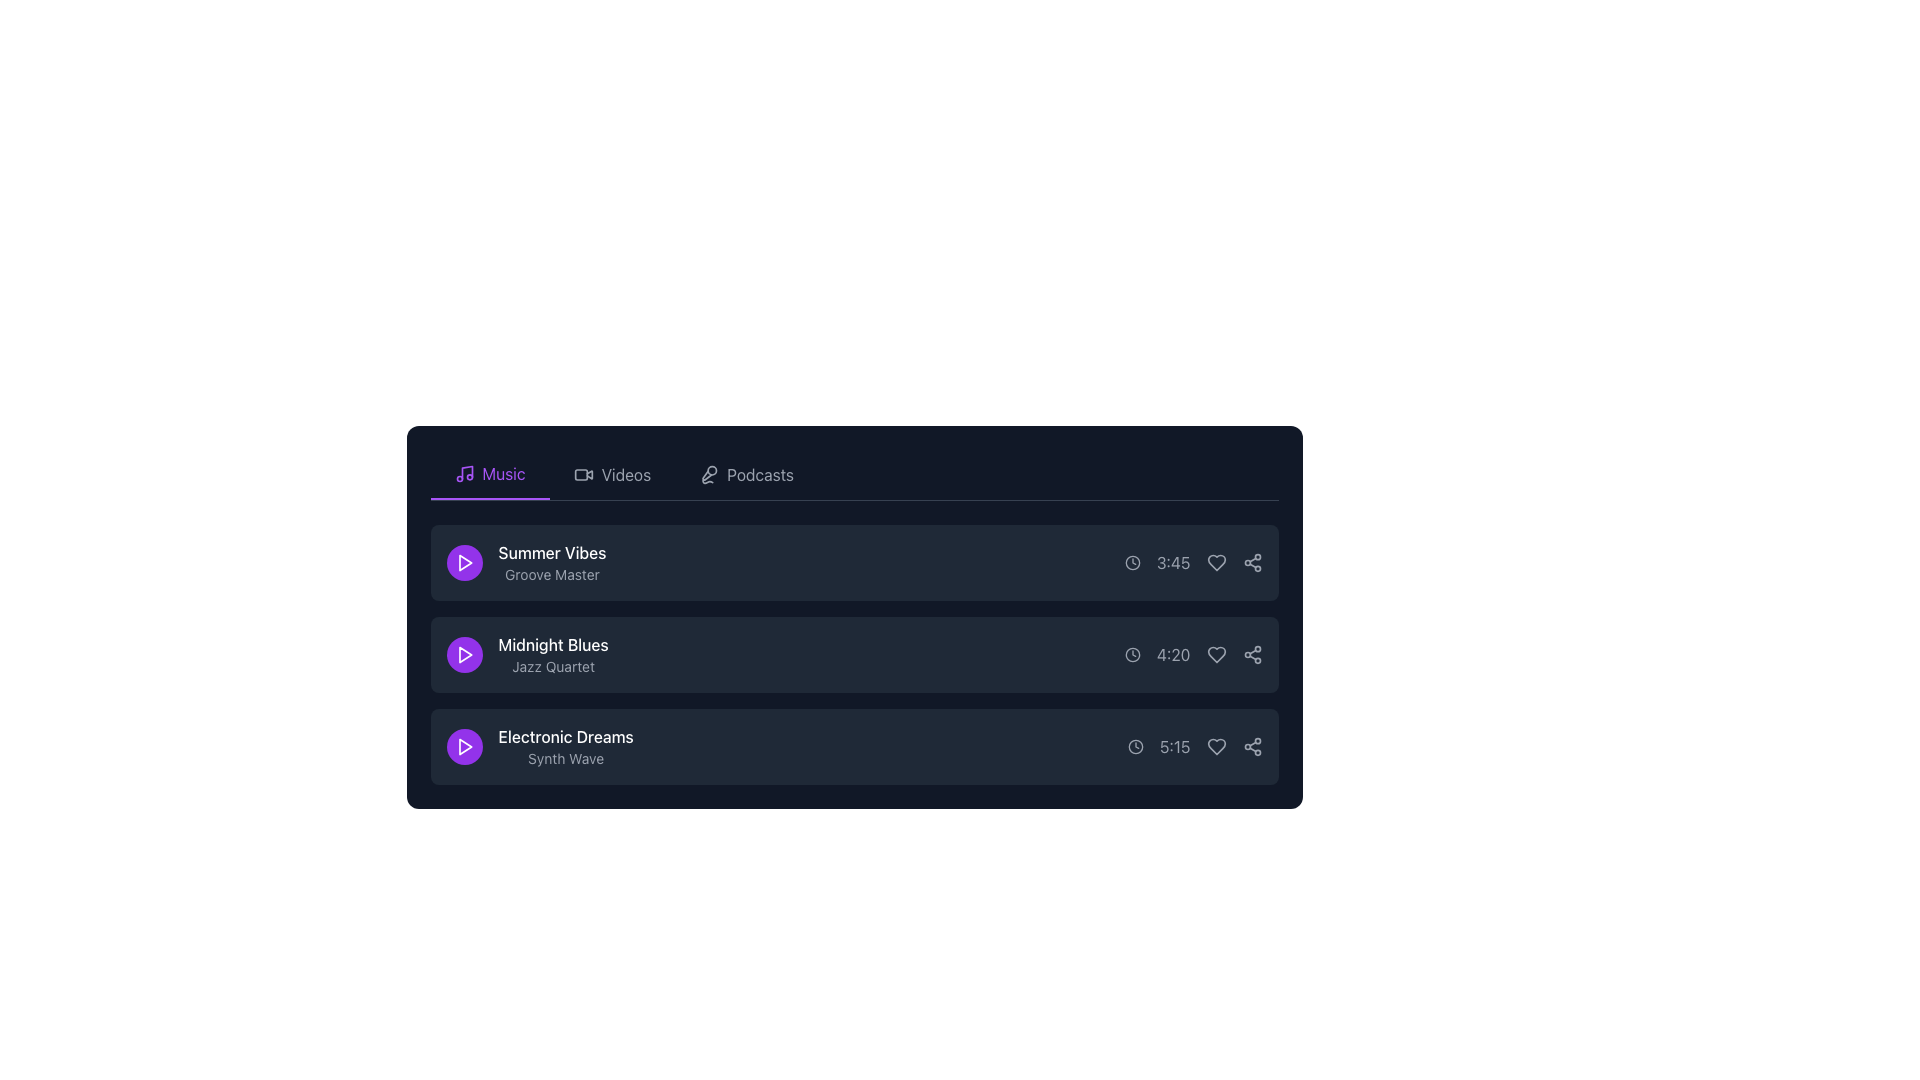 This screenshot has width=1920, height=1080. I want to click on the clock icon, which is a circular shape with hands indicating time, located to the left of the text '3:45' in the first entry of a vertically stacked list, so click(1132, 563).